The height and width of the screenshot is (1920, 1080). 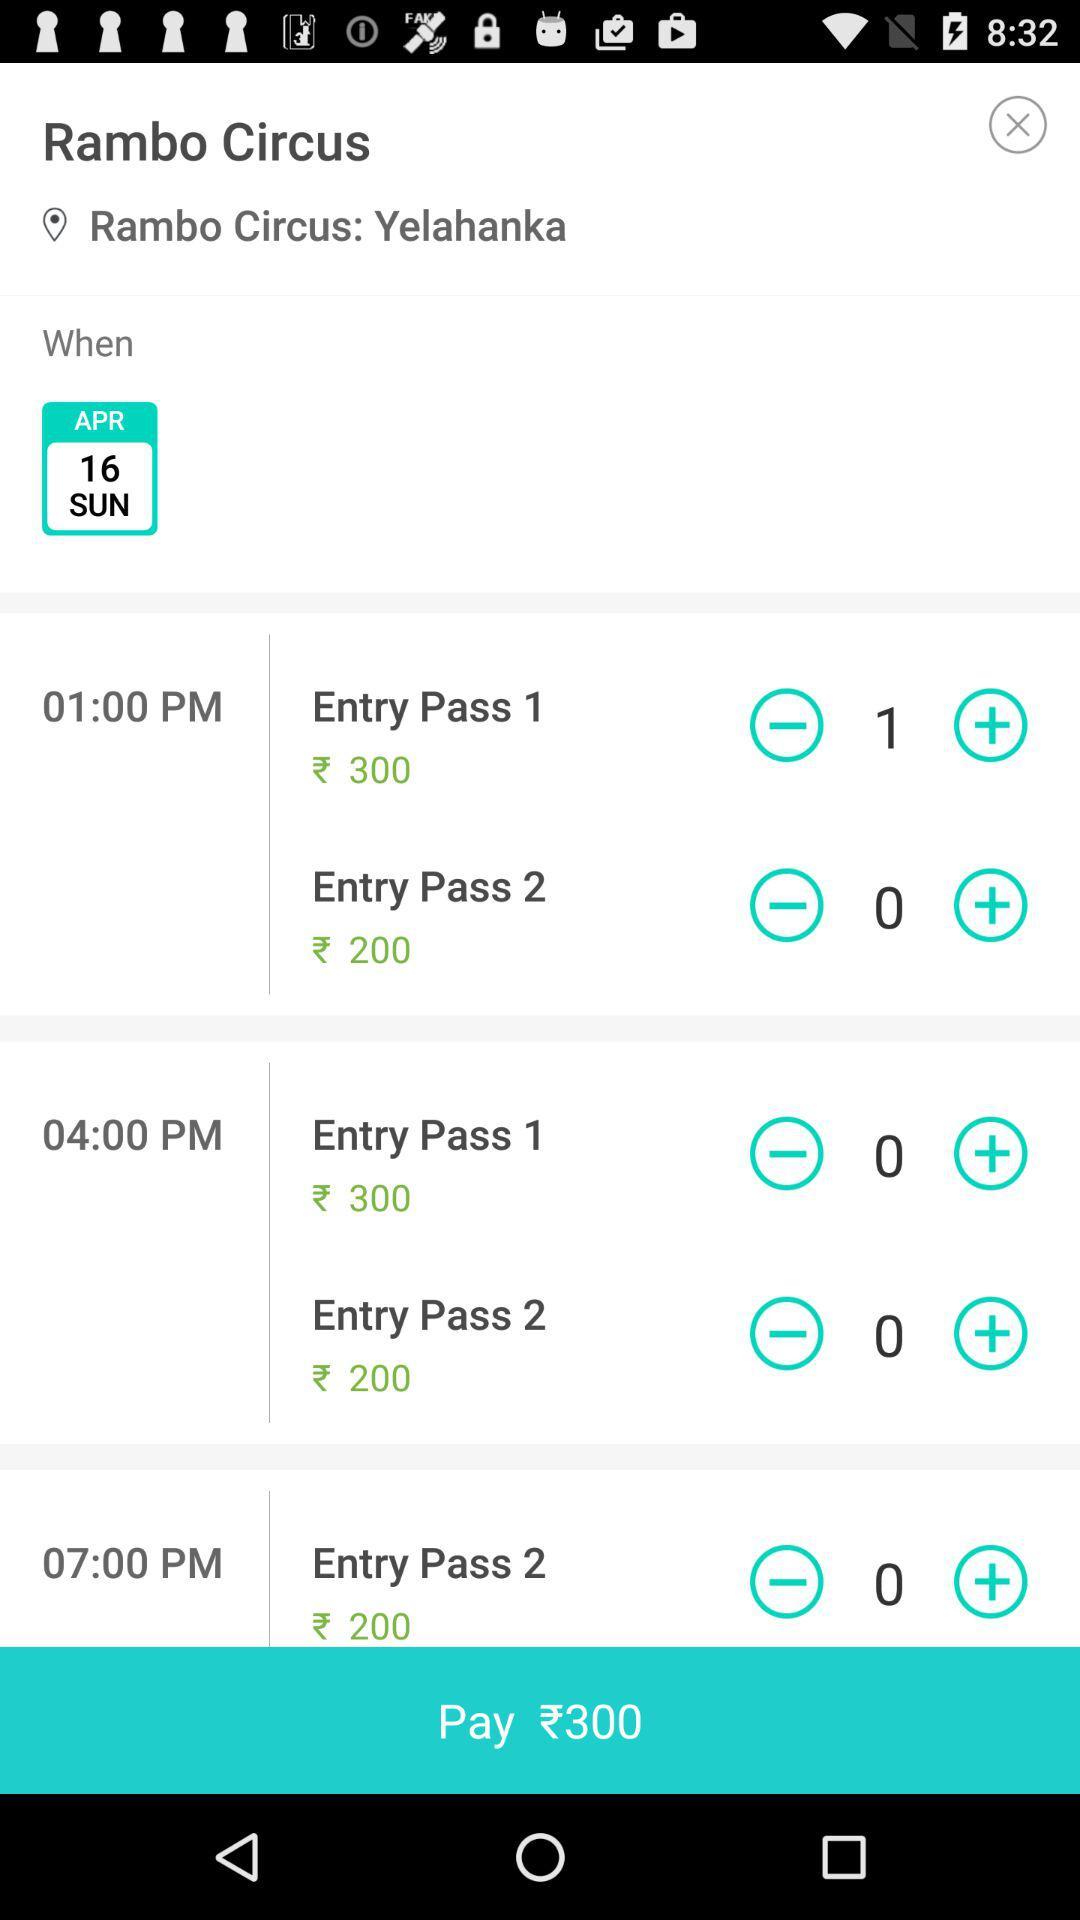 What do you see at coordinates (785, 1333) in the screenshot?
I see `decrease quantity` at bounding box center [785, 1333].